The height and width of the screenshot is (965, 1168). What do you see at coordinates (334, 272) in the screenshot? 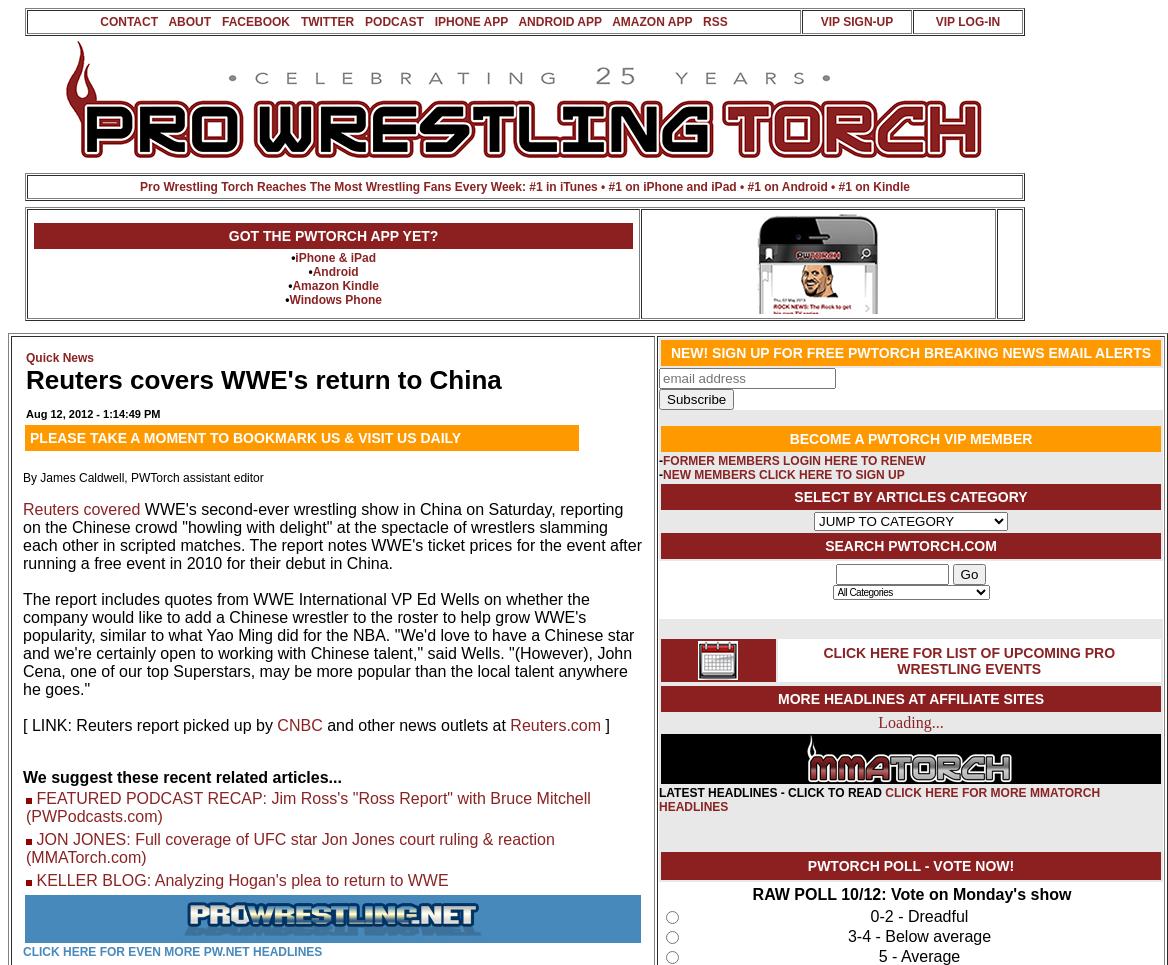
I see `'Android'` at bounding box center [334, 272].